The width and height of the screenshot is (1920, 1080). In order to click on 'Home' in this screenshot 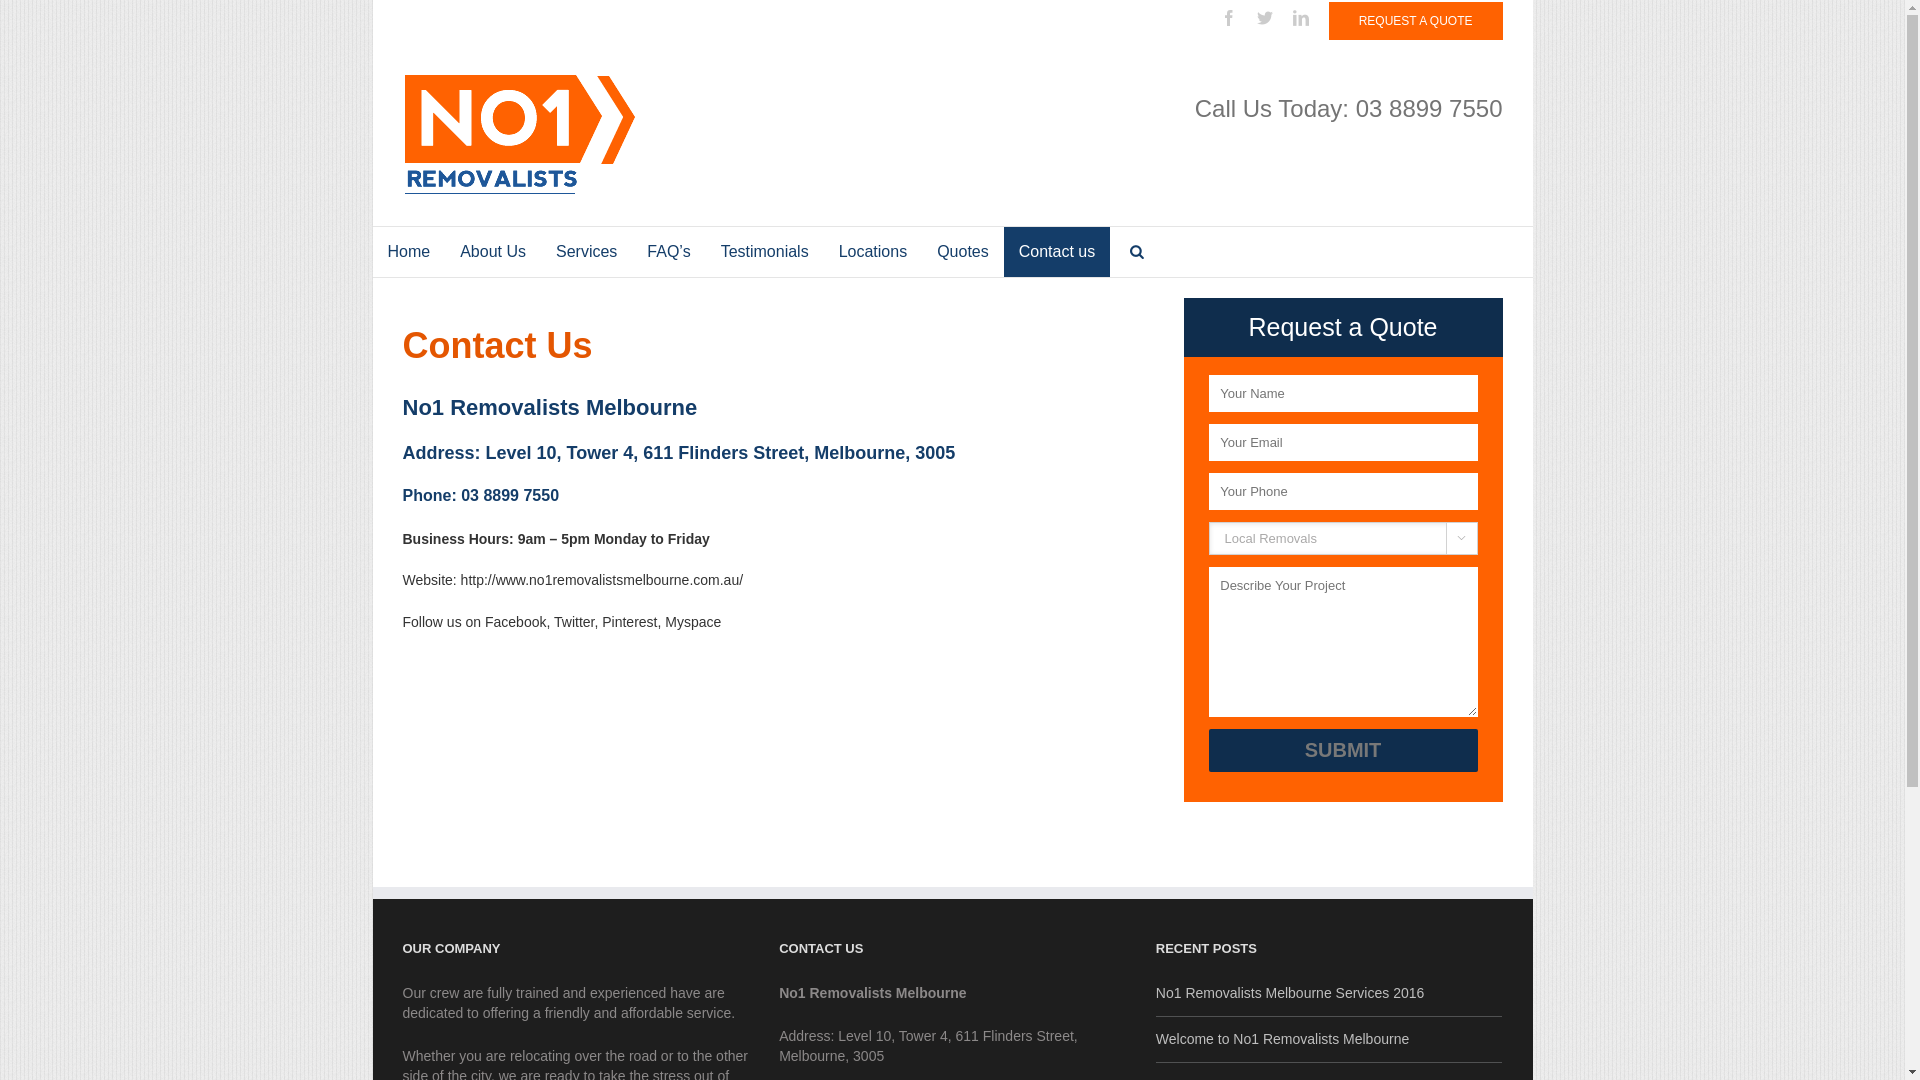, I will do `click(407, 250)`.